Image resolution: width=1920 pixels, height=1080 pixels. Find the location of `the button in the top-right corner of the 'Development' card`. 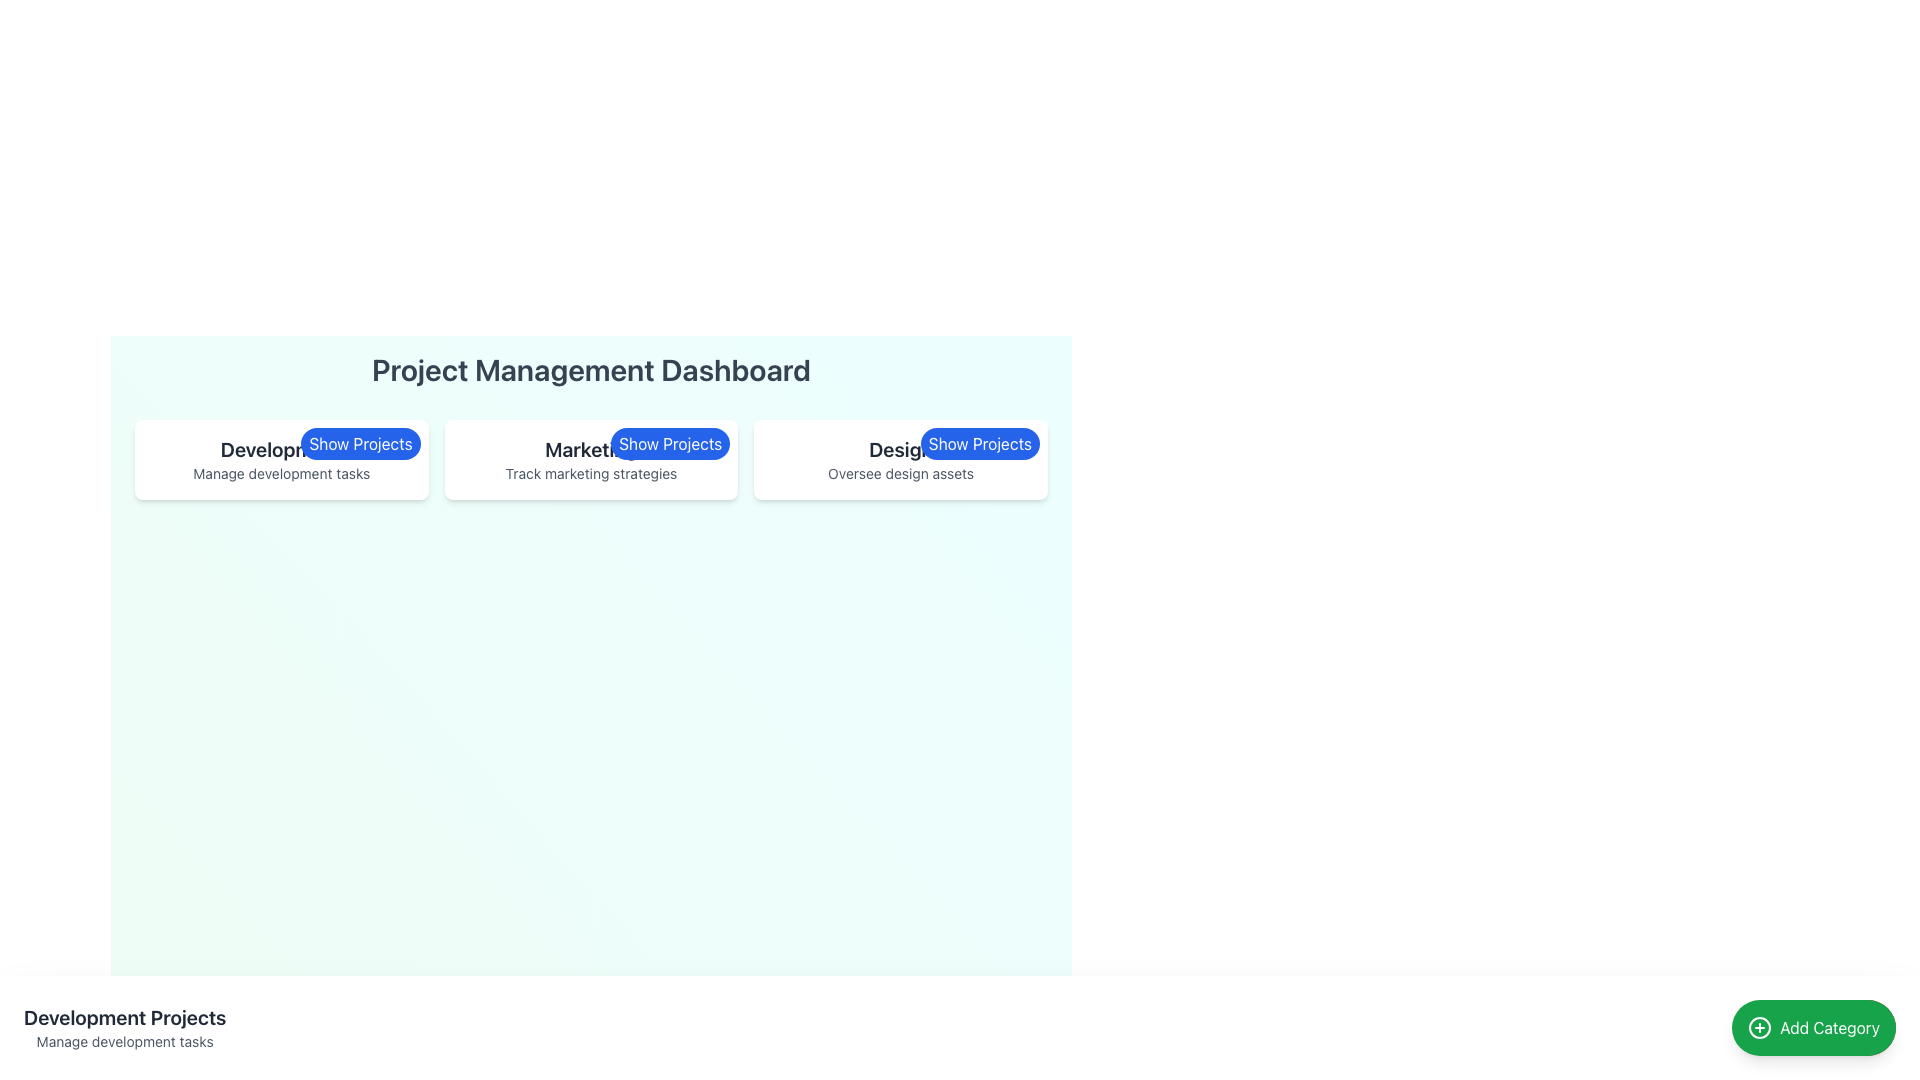

the button in the top-right corner of the 'Development' card is located at coordinates (360, 442).